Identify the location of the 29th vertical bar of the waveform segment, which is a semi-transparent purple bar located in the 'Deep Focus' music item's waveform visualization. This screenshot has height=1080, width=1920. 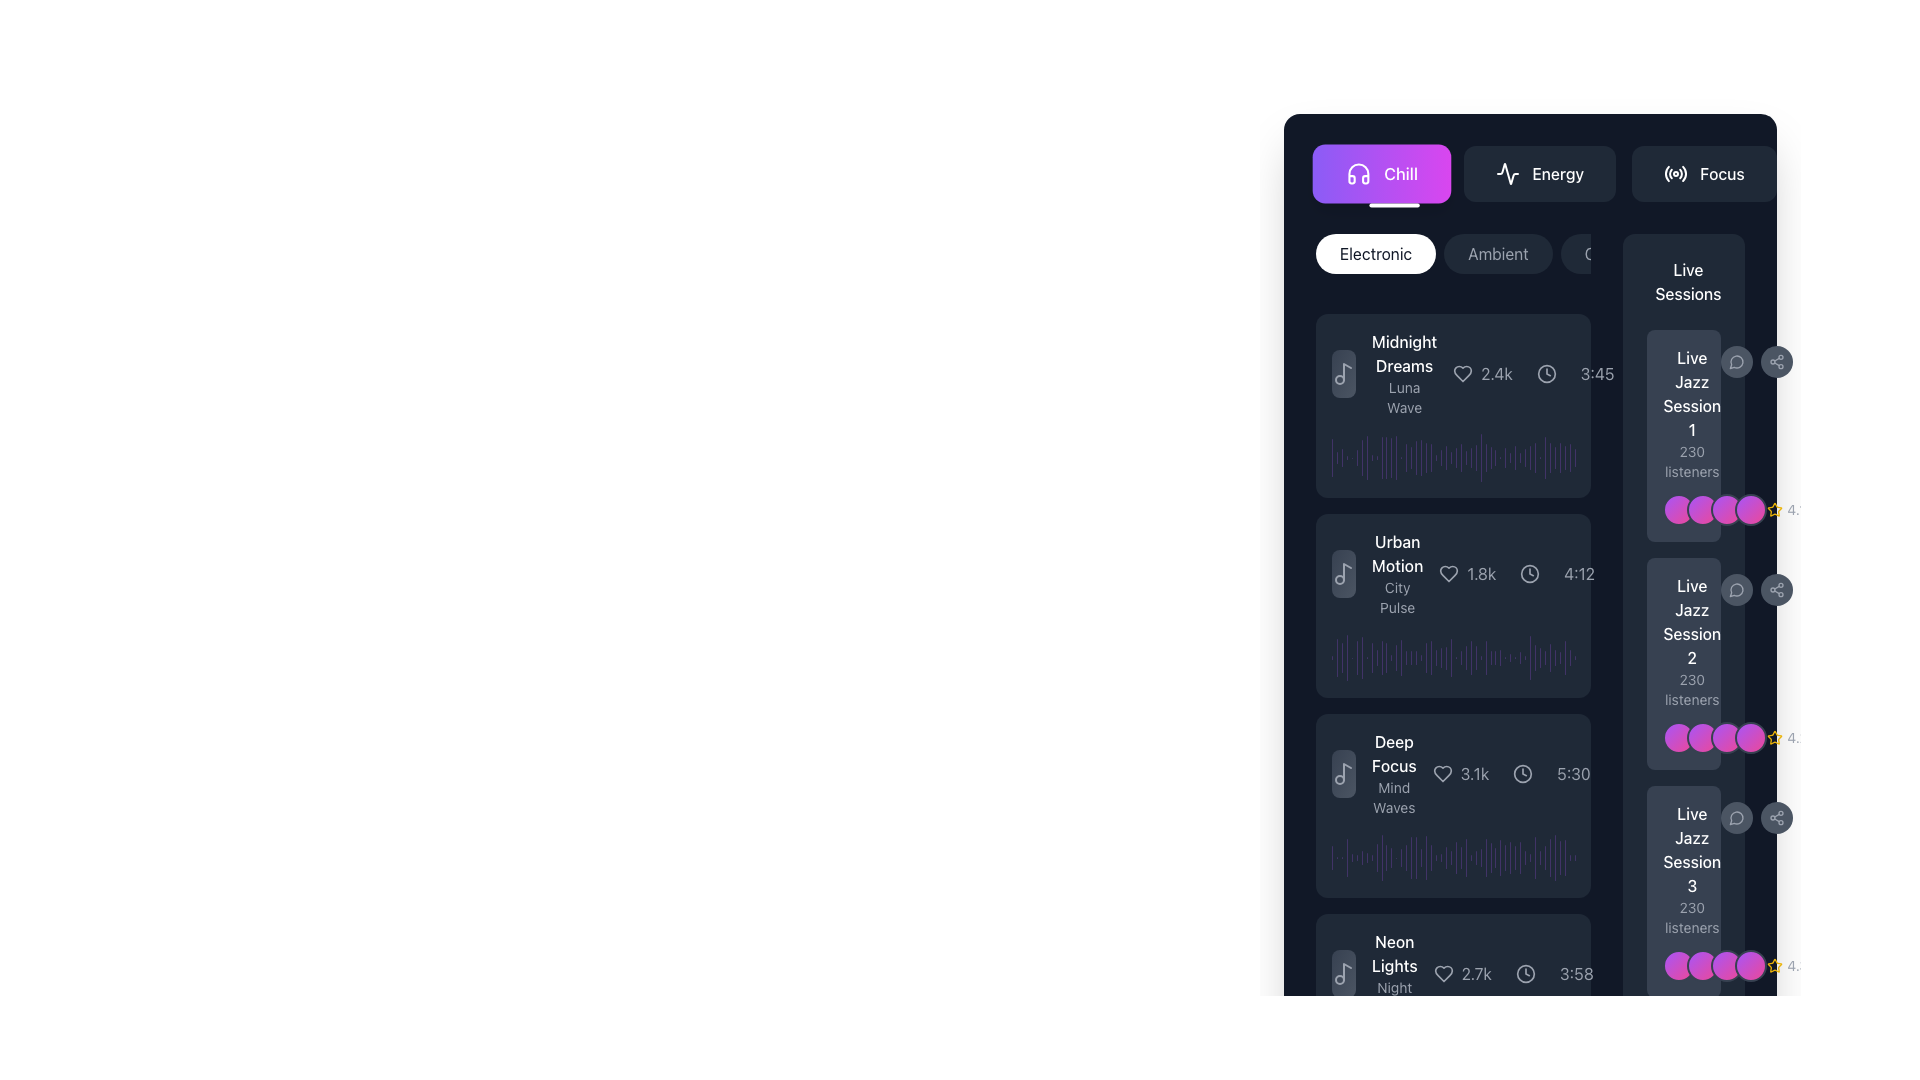
(1466, 856).